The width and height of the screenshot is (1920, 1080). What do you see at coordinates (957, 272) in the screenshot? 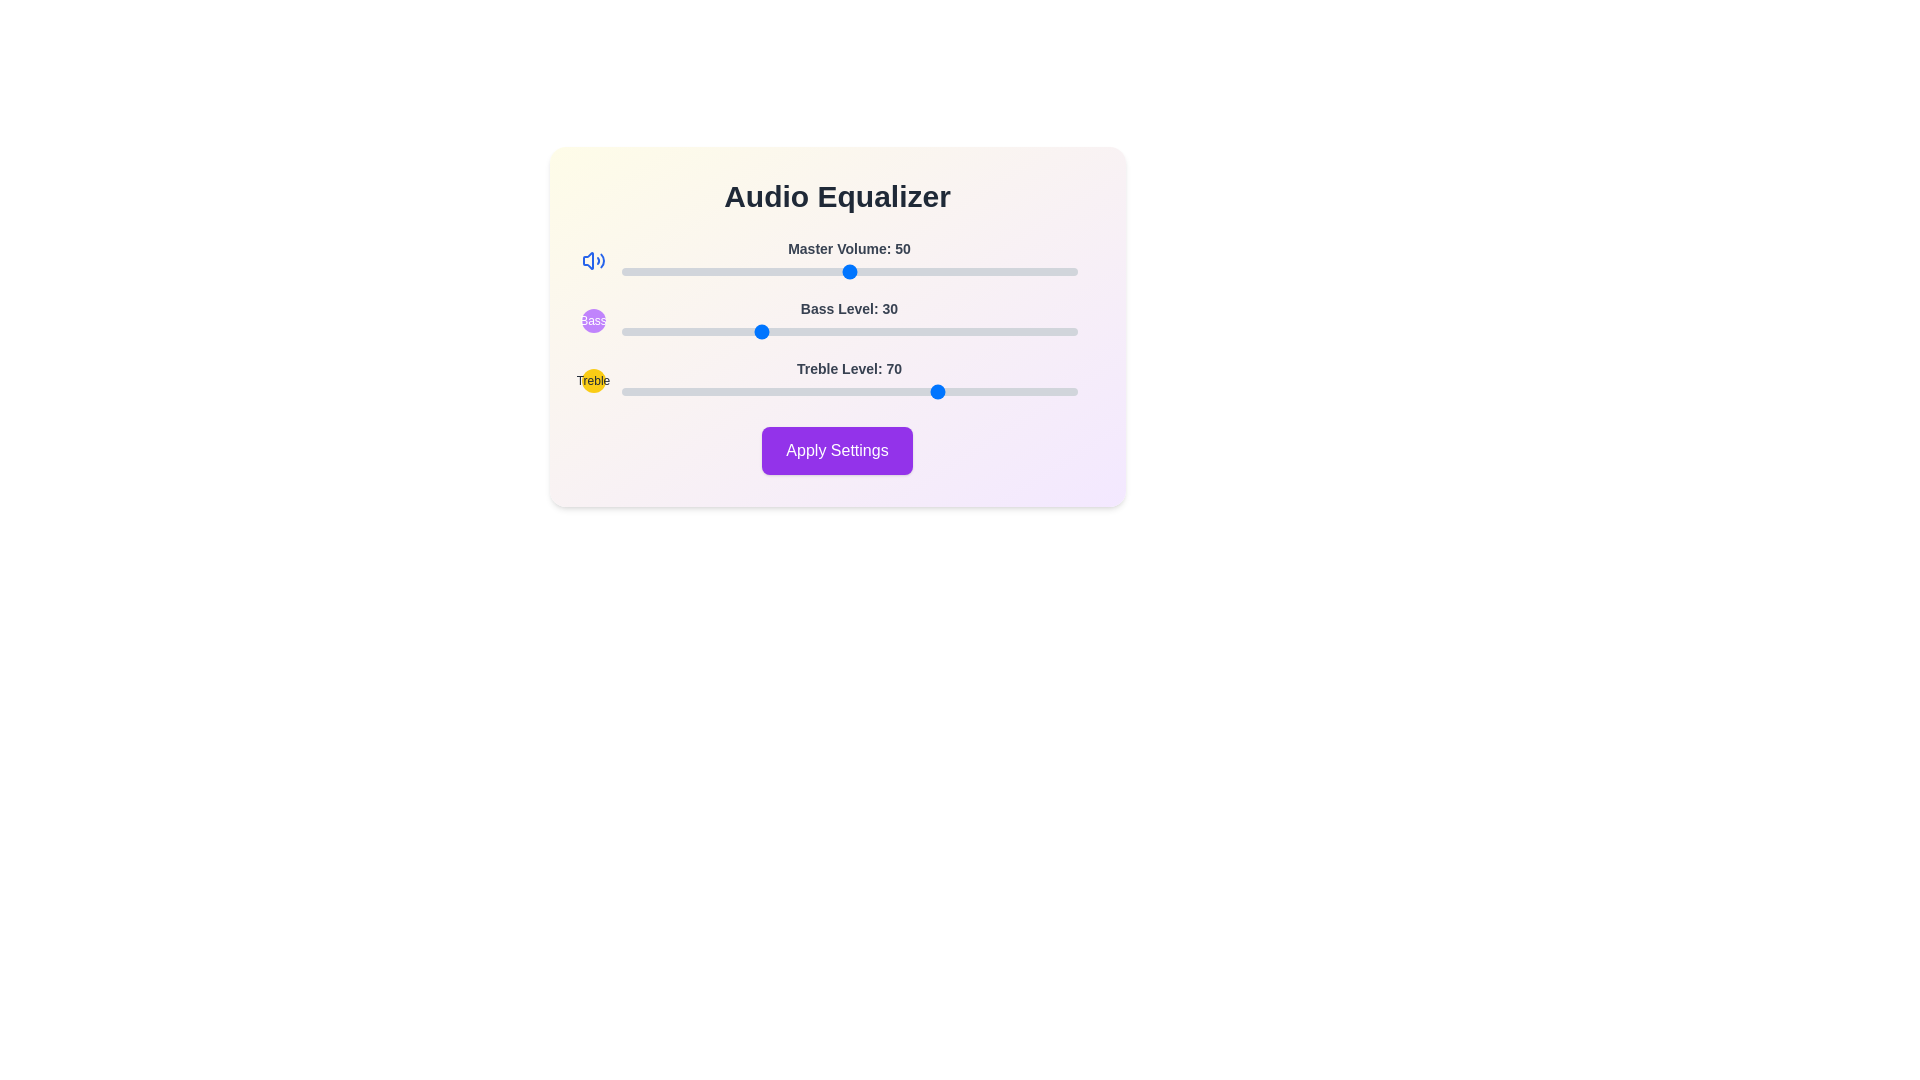
I see `the master volume` at bounding box center [957, 272].